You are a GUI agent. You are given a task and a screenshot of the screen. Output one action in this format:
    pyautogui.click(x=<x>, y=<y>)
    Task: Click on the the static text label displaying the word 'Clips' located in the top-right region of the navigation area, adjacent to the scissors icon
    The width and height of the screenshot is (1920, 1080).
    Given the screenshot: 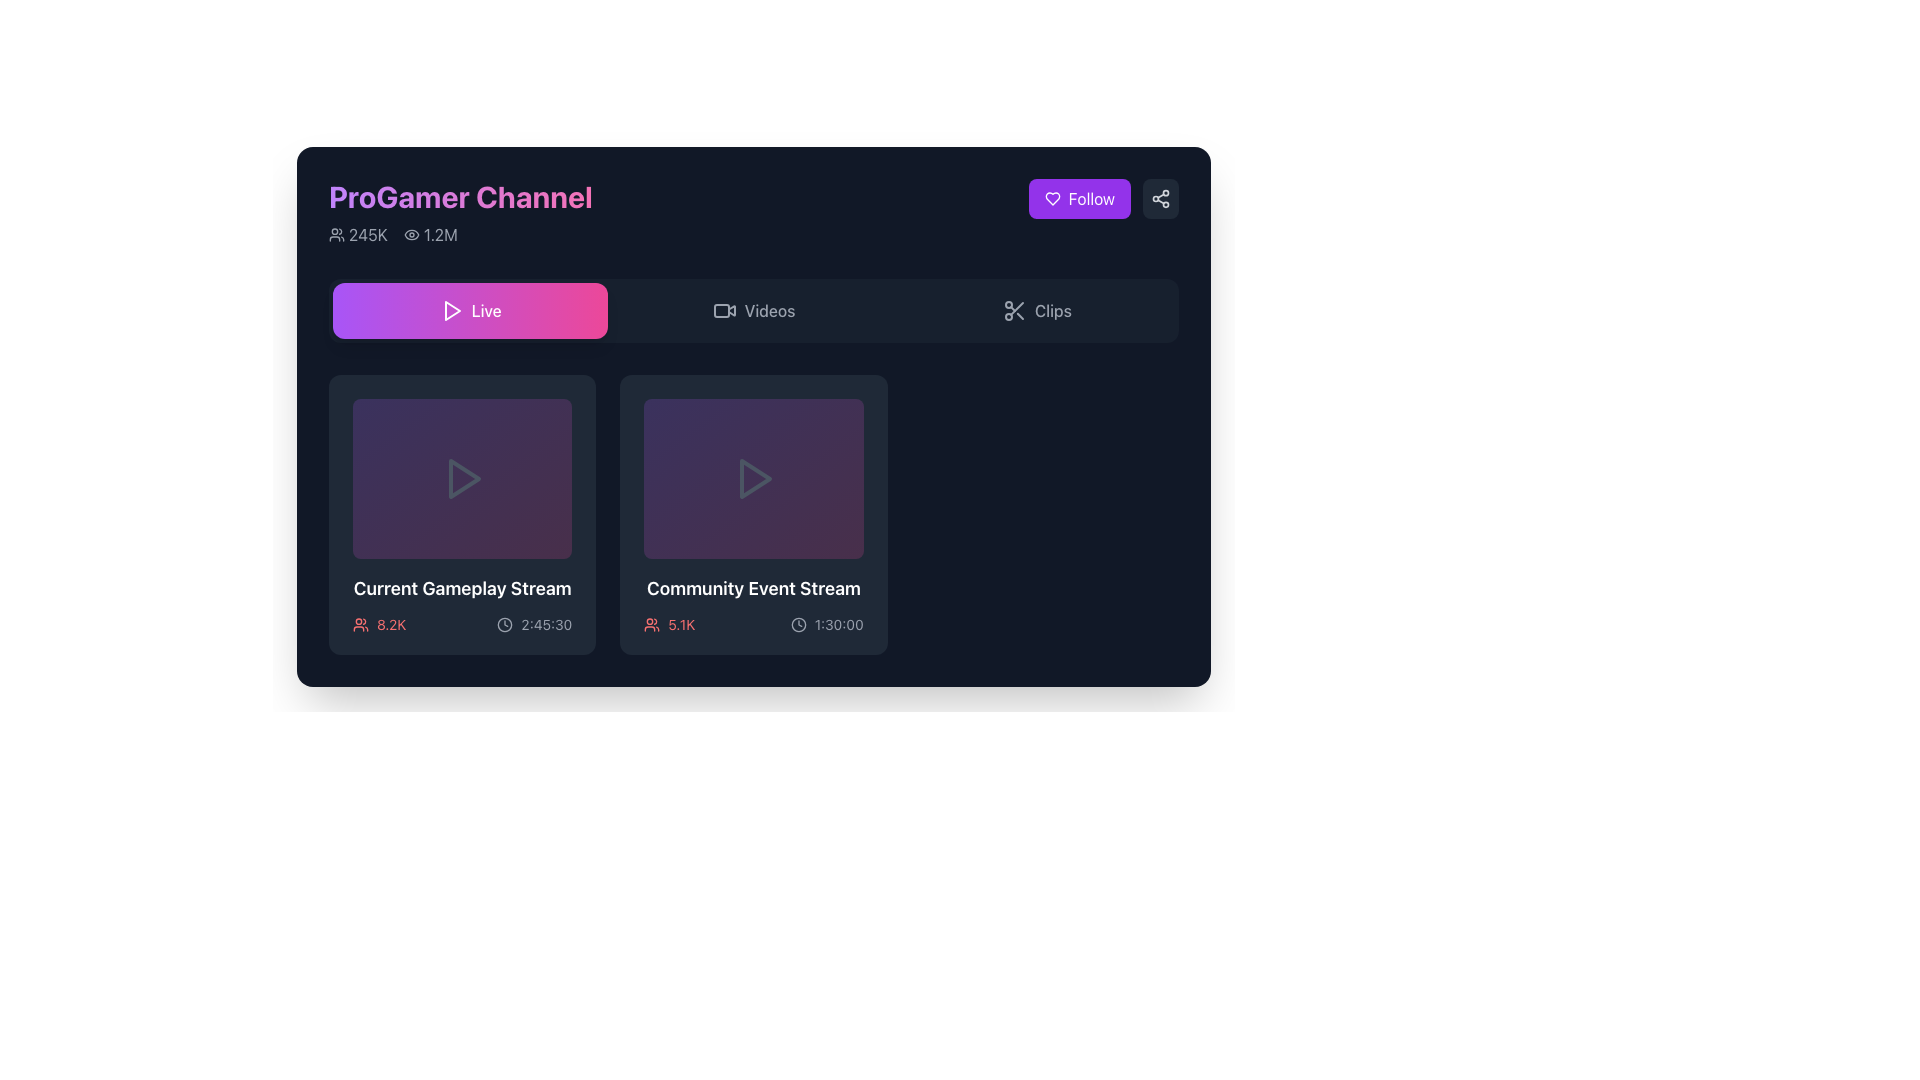 What is the action you would take?
    pyautogui.click(x=1052, y=311)
    